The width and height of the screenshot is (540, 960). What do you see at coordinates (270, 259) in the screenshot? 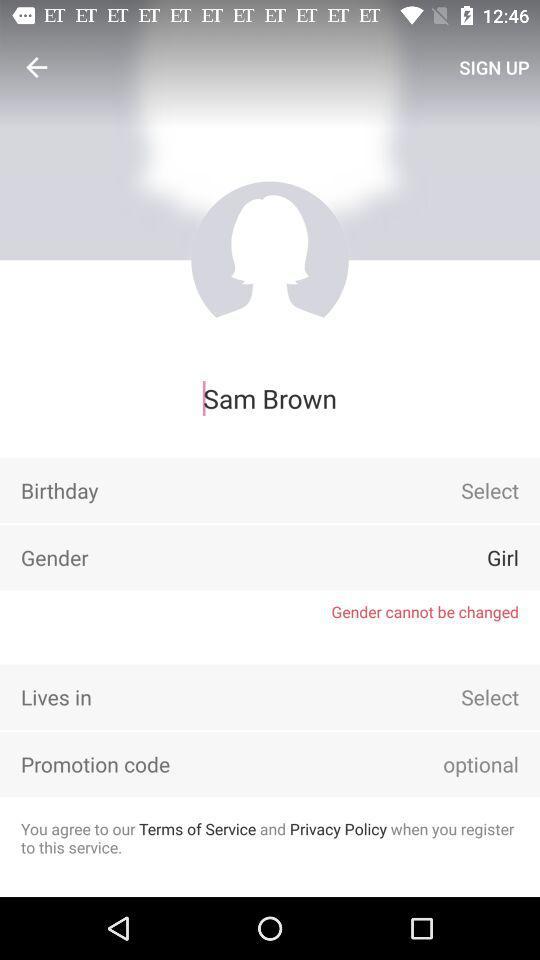
I see `photo` at bounding box center [270, 259].